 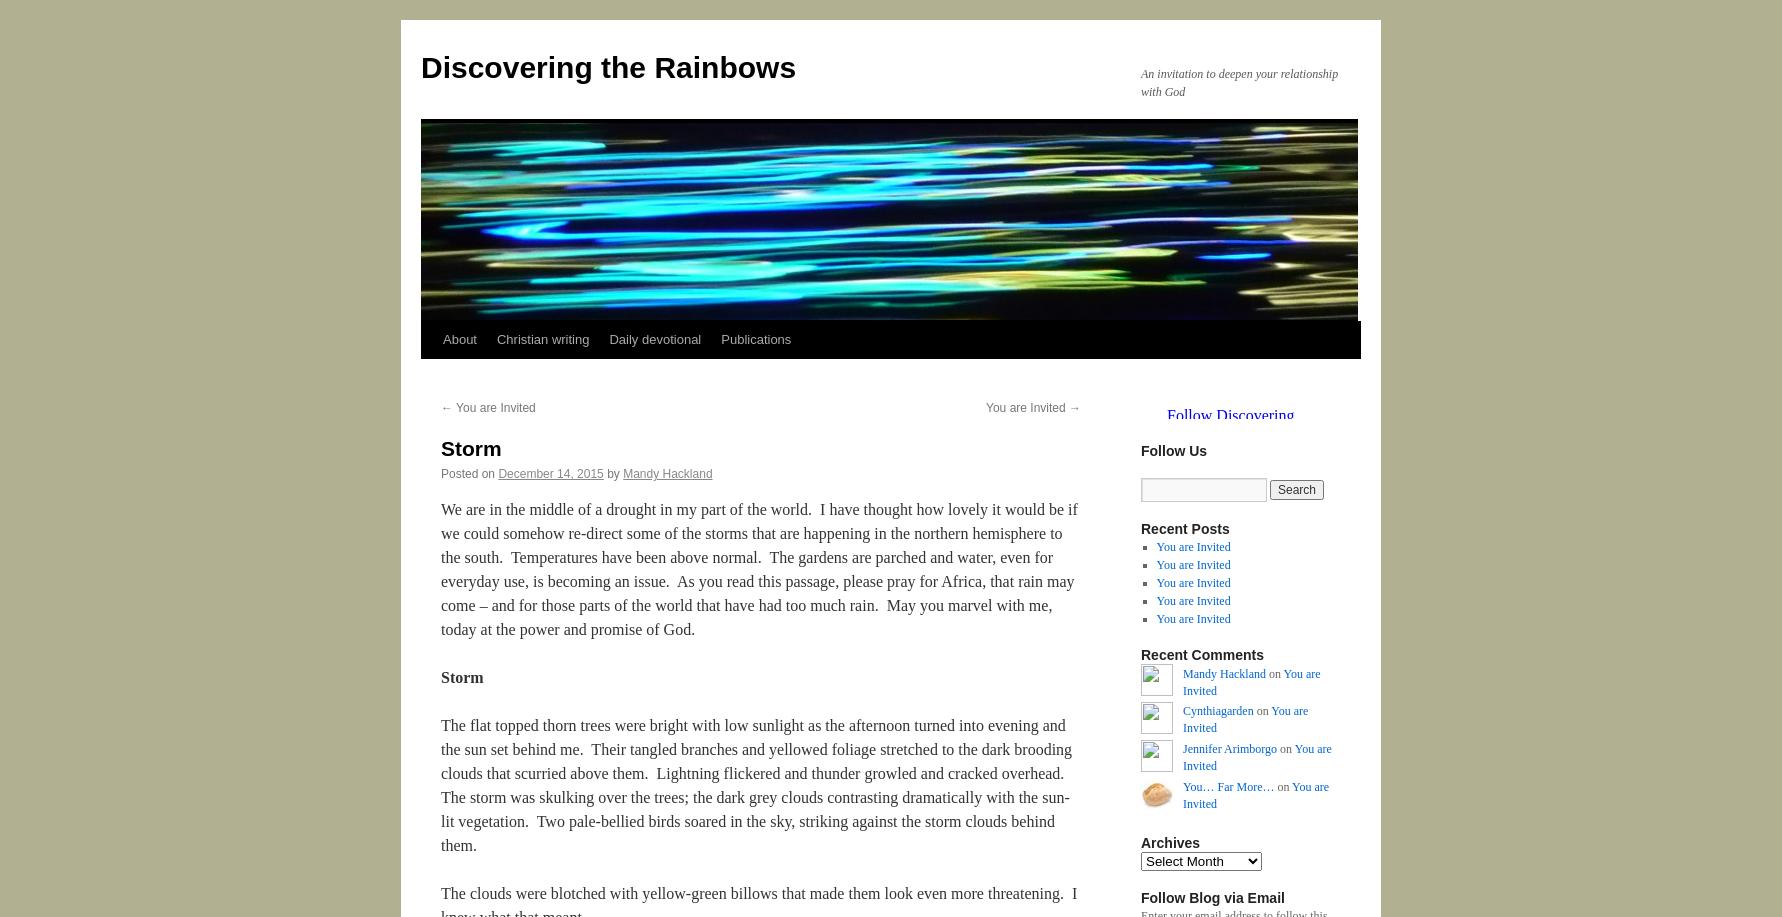 I want to click on 'Posted on', so click(x=466, y=472).